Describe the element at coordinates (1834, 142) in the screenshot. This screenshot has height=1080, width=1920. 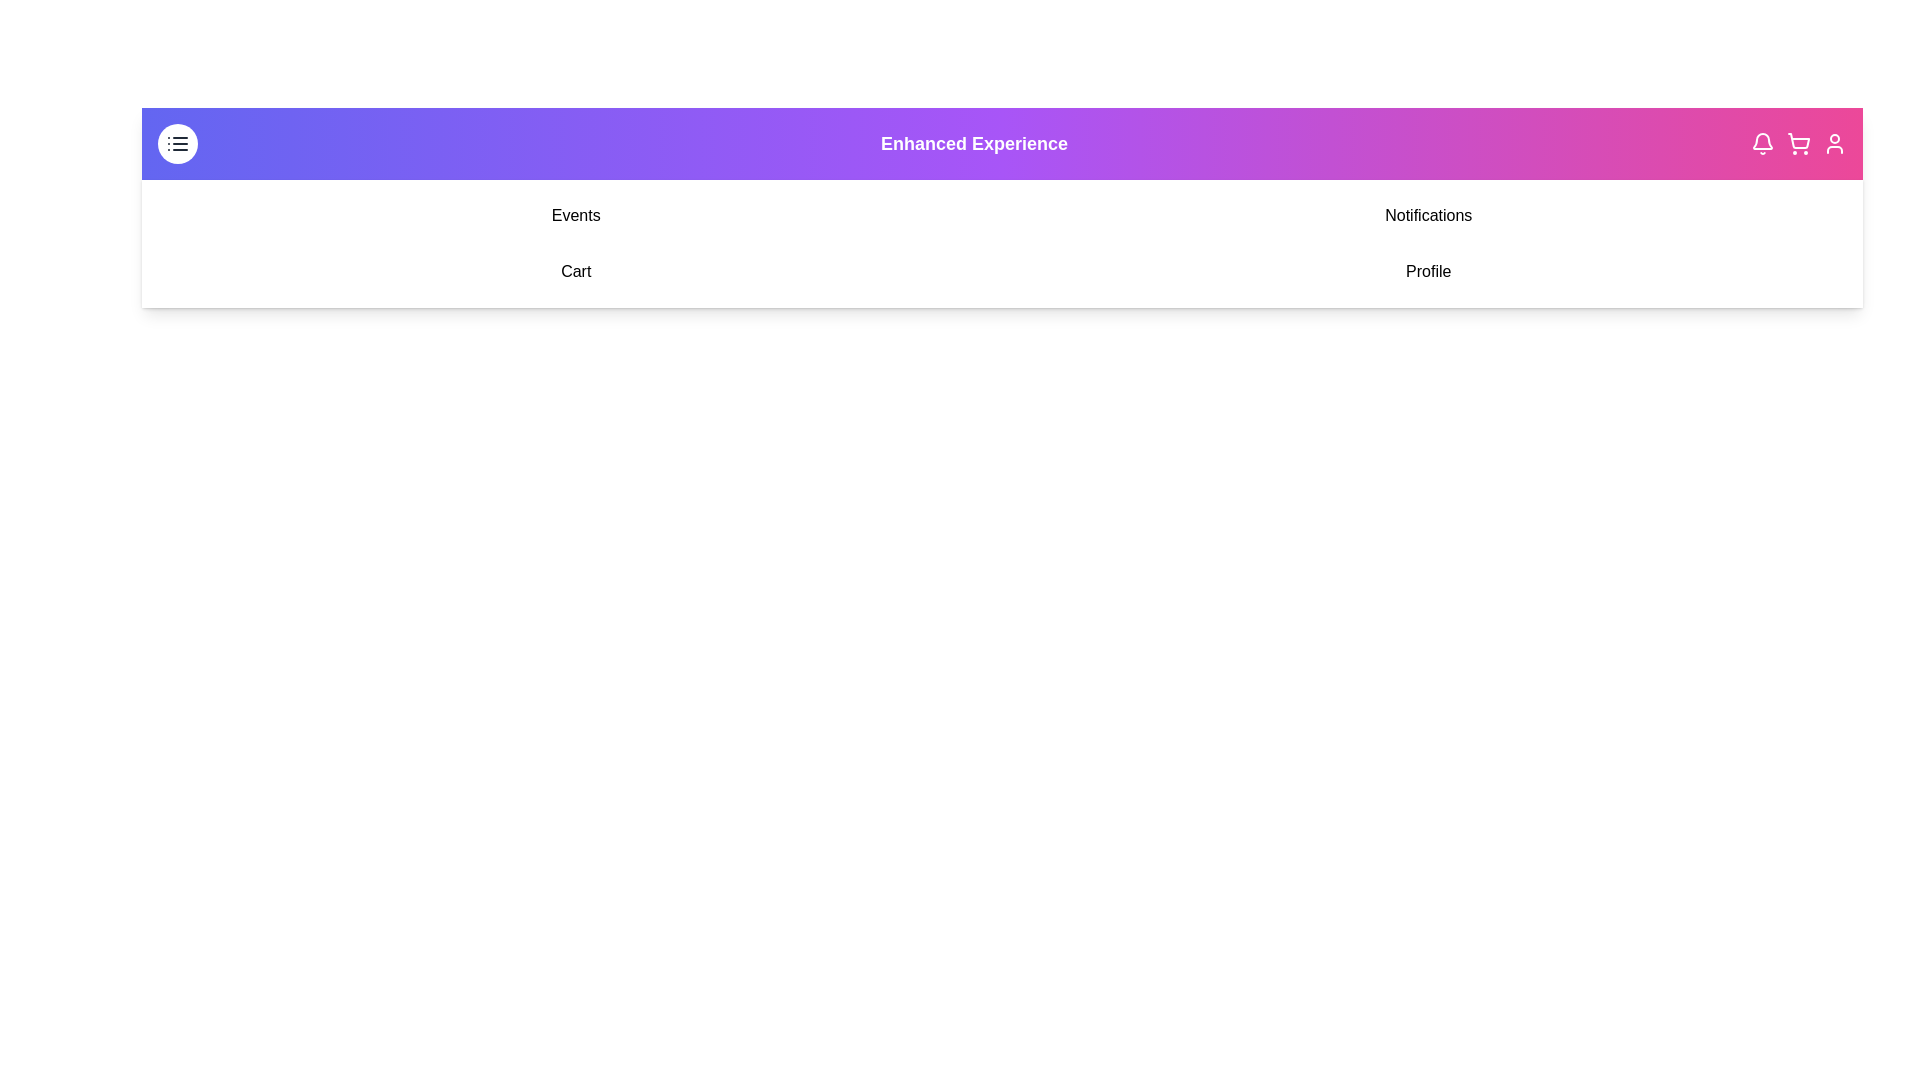
I see `the profile icon to trigger its action` at that location.